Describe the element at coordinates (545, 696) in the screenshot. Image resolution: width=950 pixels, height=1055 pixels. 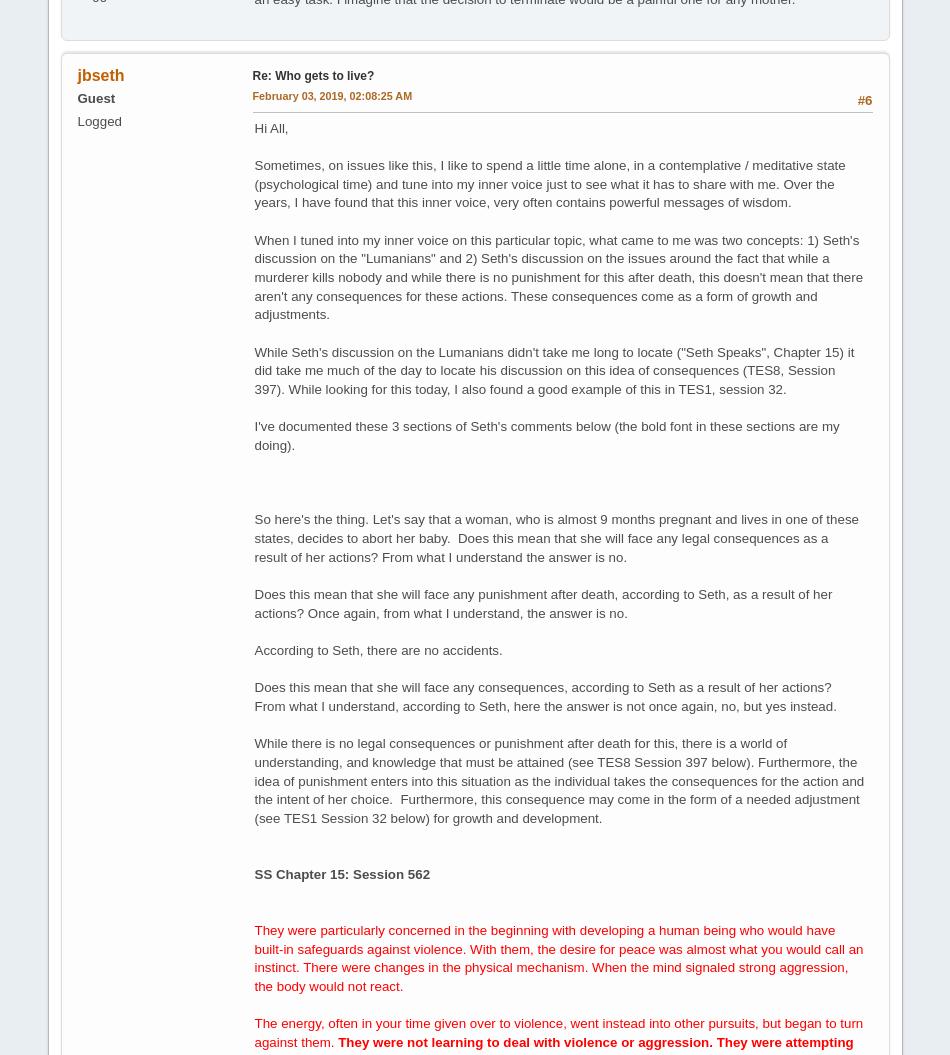
I see `'Does this mean that she will face any consequences, according to Seth as a result of her actions? From what I understand, according to Seth, here the answer is not once again, no, but yes instead.'` at that location.